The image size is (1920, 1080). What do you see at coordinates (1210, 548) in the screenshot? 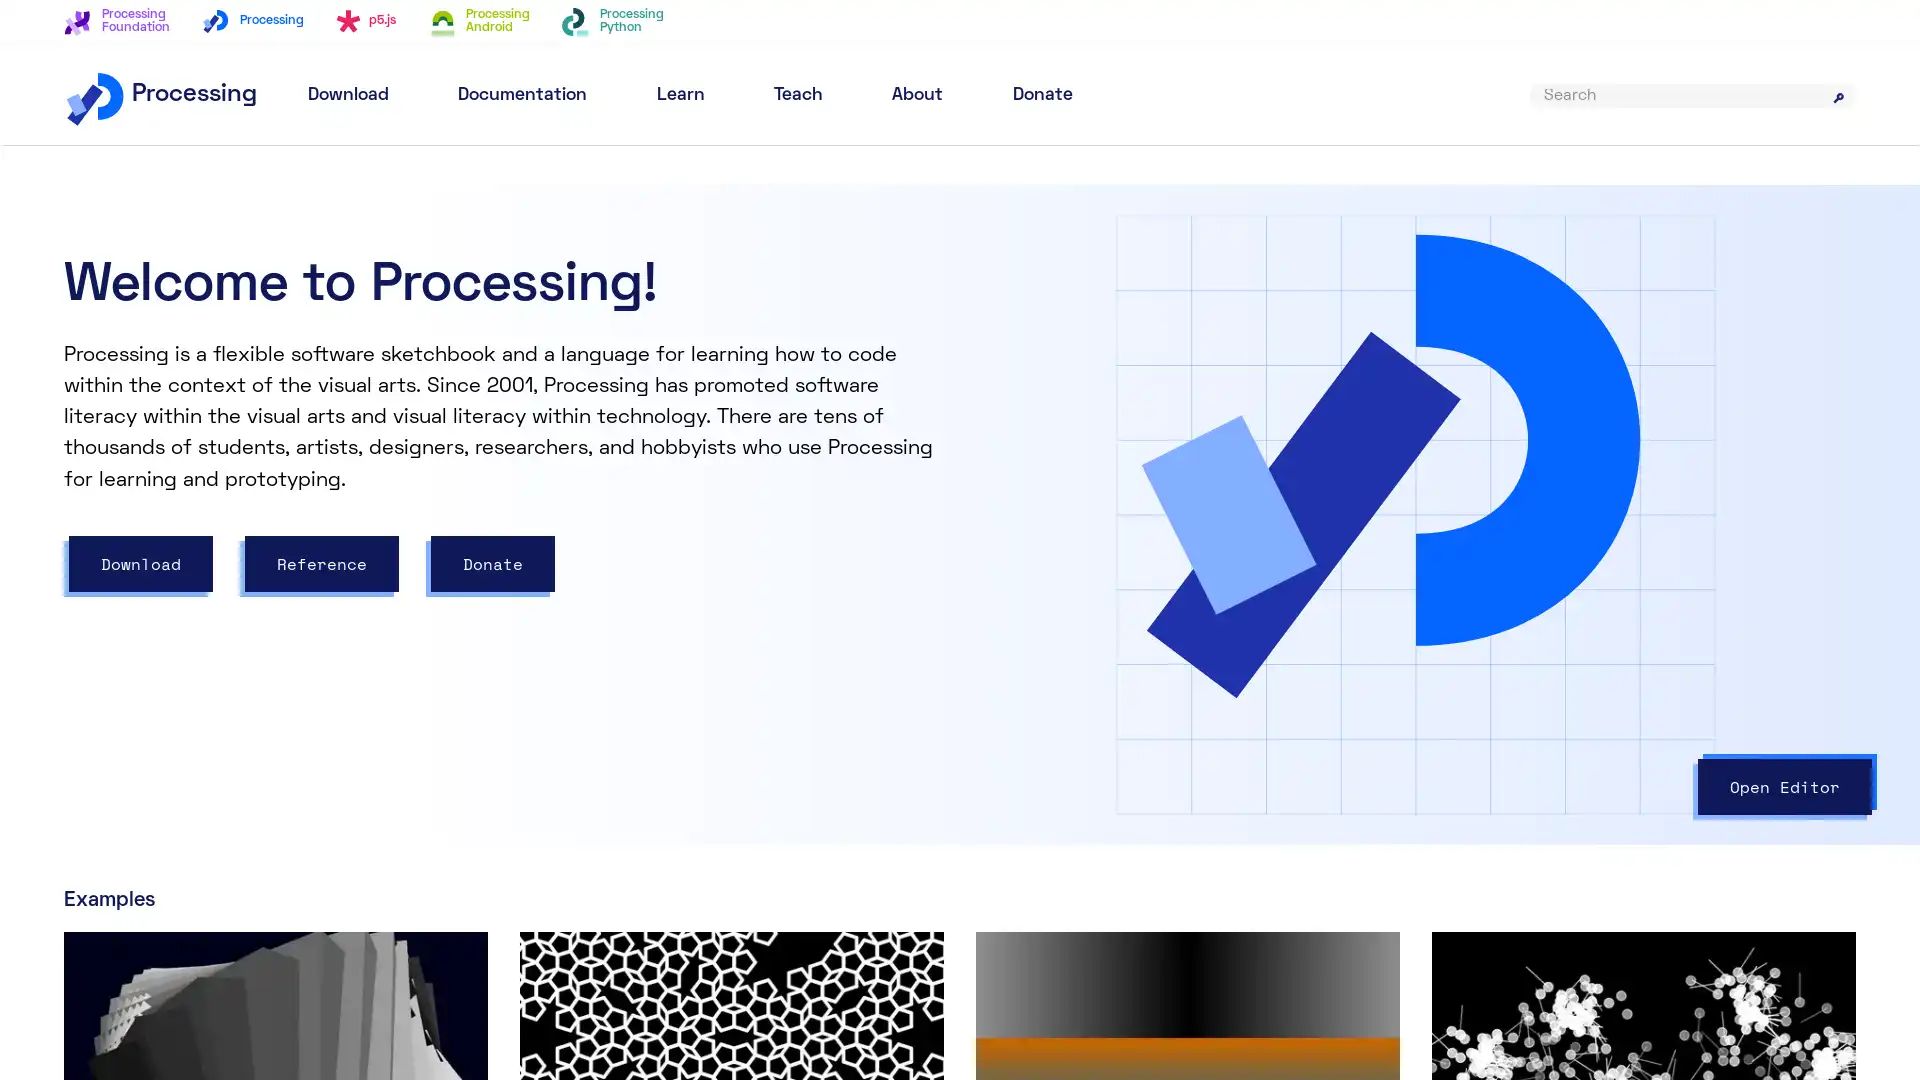
I see `change position` at bounding box center [1210, 548].